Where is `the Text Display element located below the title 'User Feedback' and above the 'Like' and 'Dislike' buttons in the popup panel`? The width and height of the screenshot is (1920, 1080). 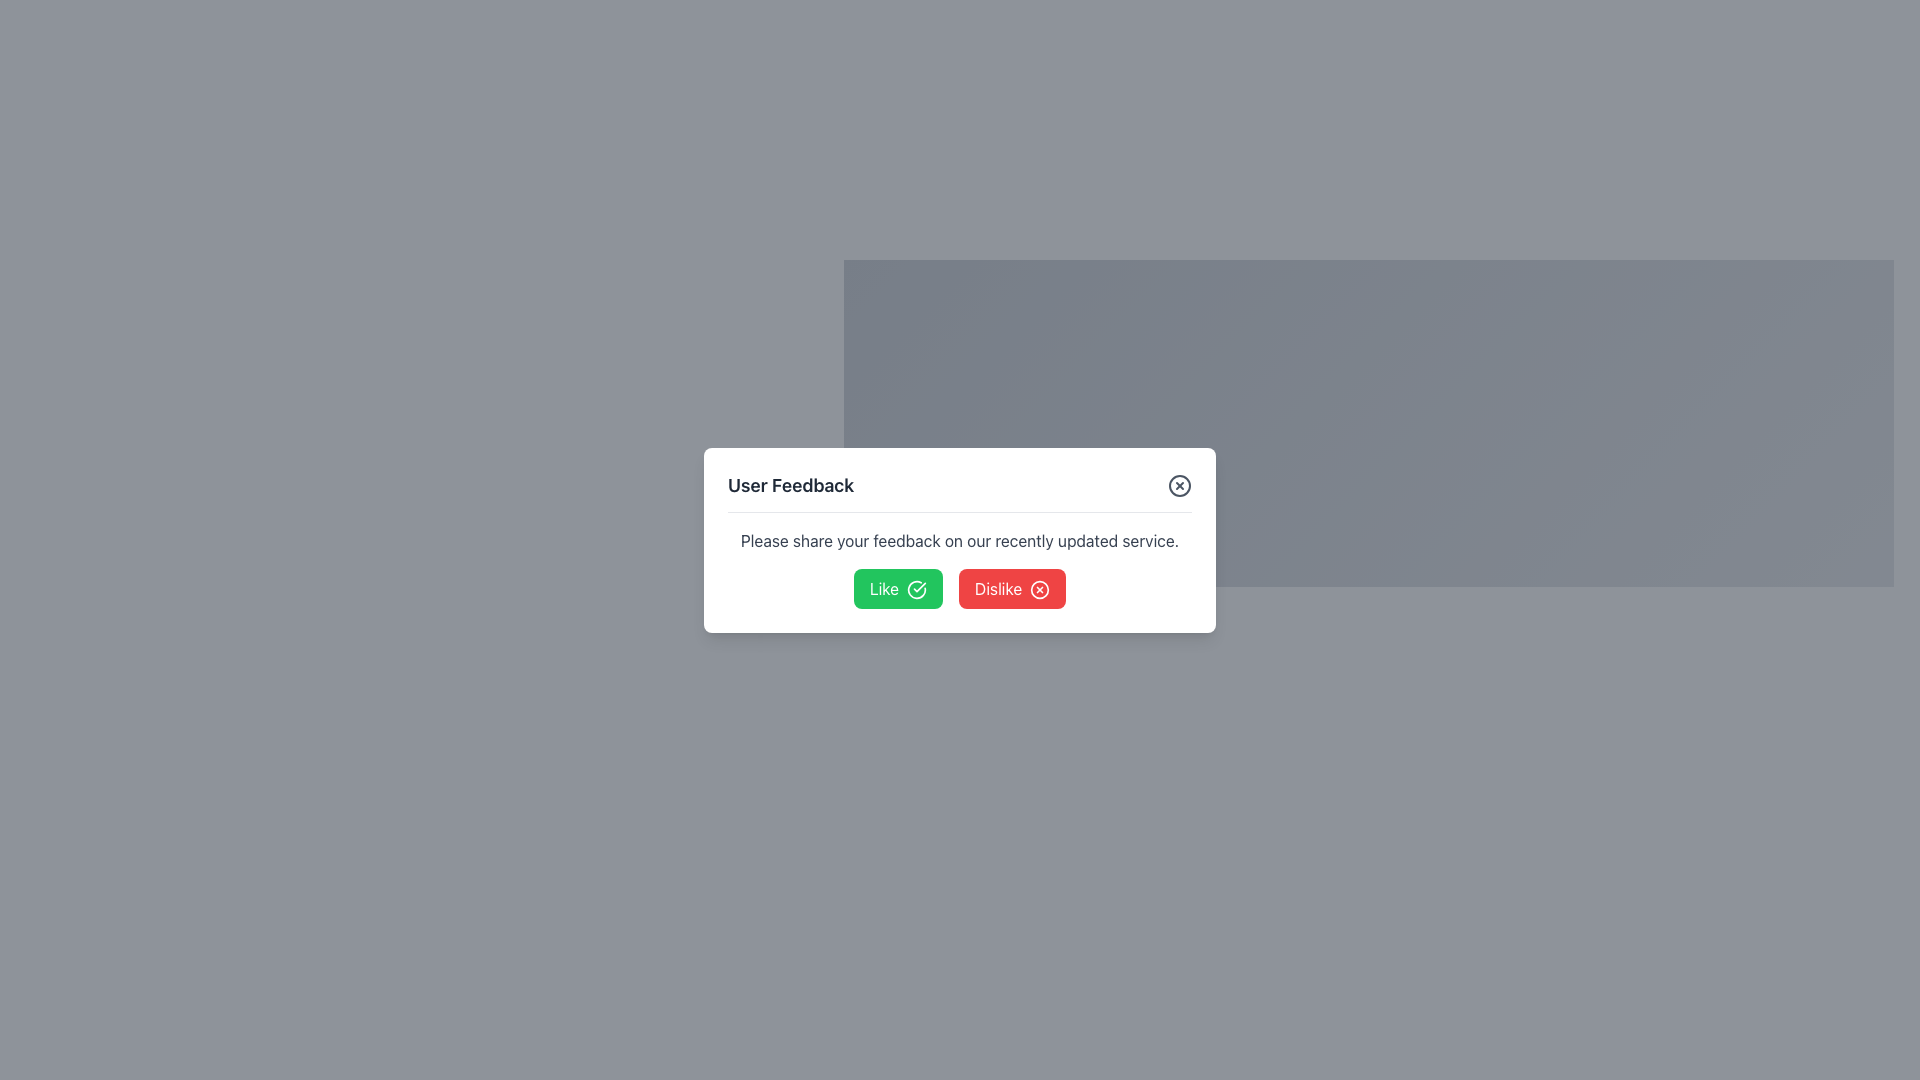
the Text Display element located below the title 'User Feedback' and above the 'Like' and 'Dislike' buttons in the popup panel is located at coordinates (960, 540).